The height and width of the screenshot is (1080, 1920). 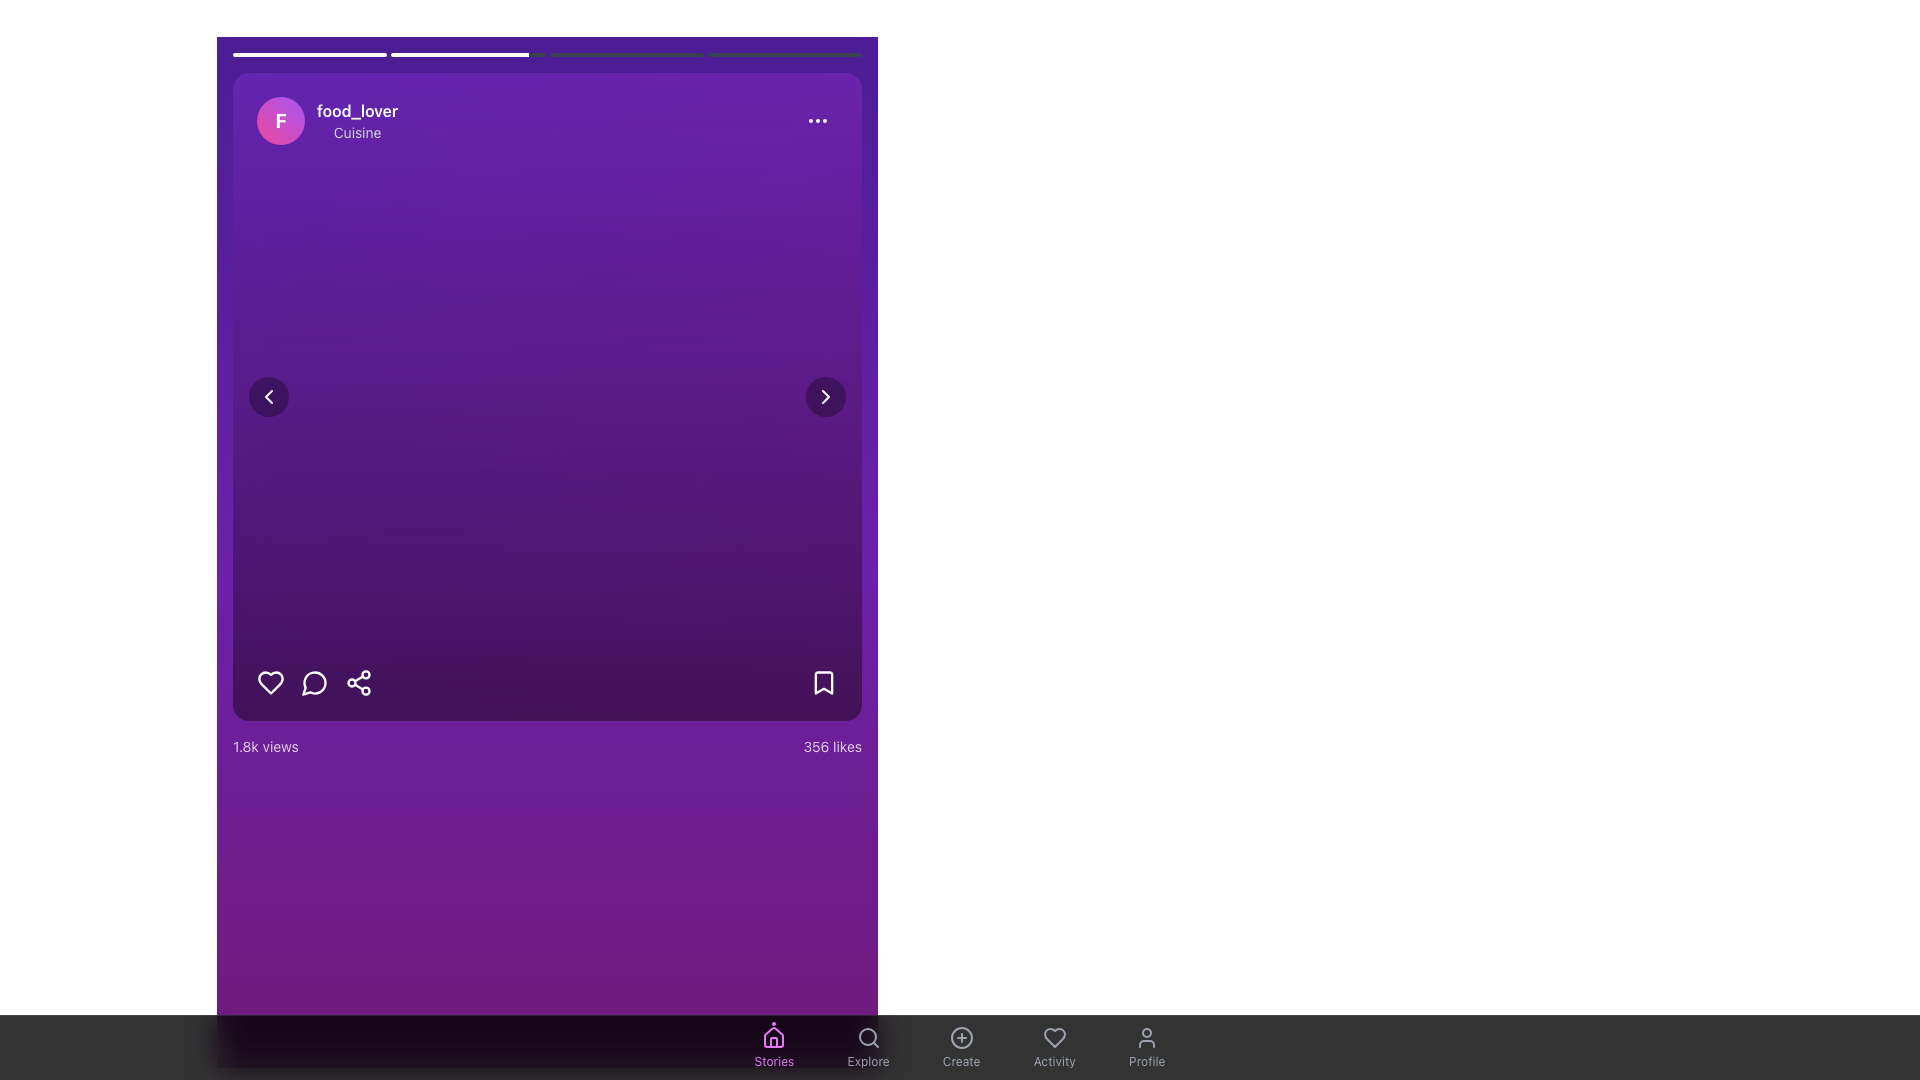 I want to click on the 'Stories' icon in the bottom navigation panel, which is the second icon from the left, visually representing the function of the 'Stories' section, so click(x=773, y=1036).